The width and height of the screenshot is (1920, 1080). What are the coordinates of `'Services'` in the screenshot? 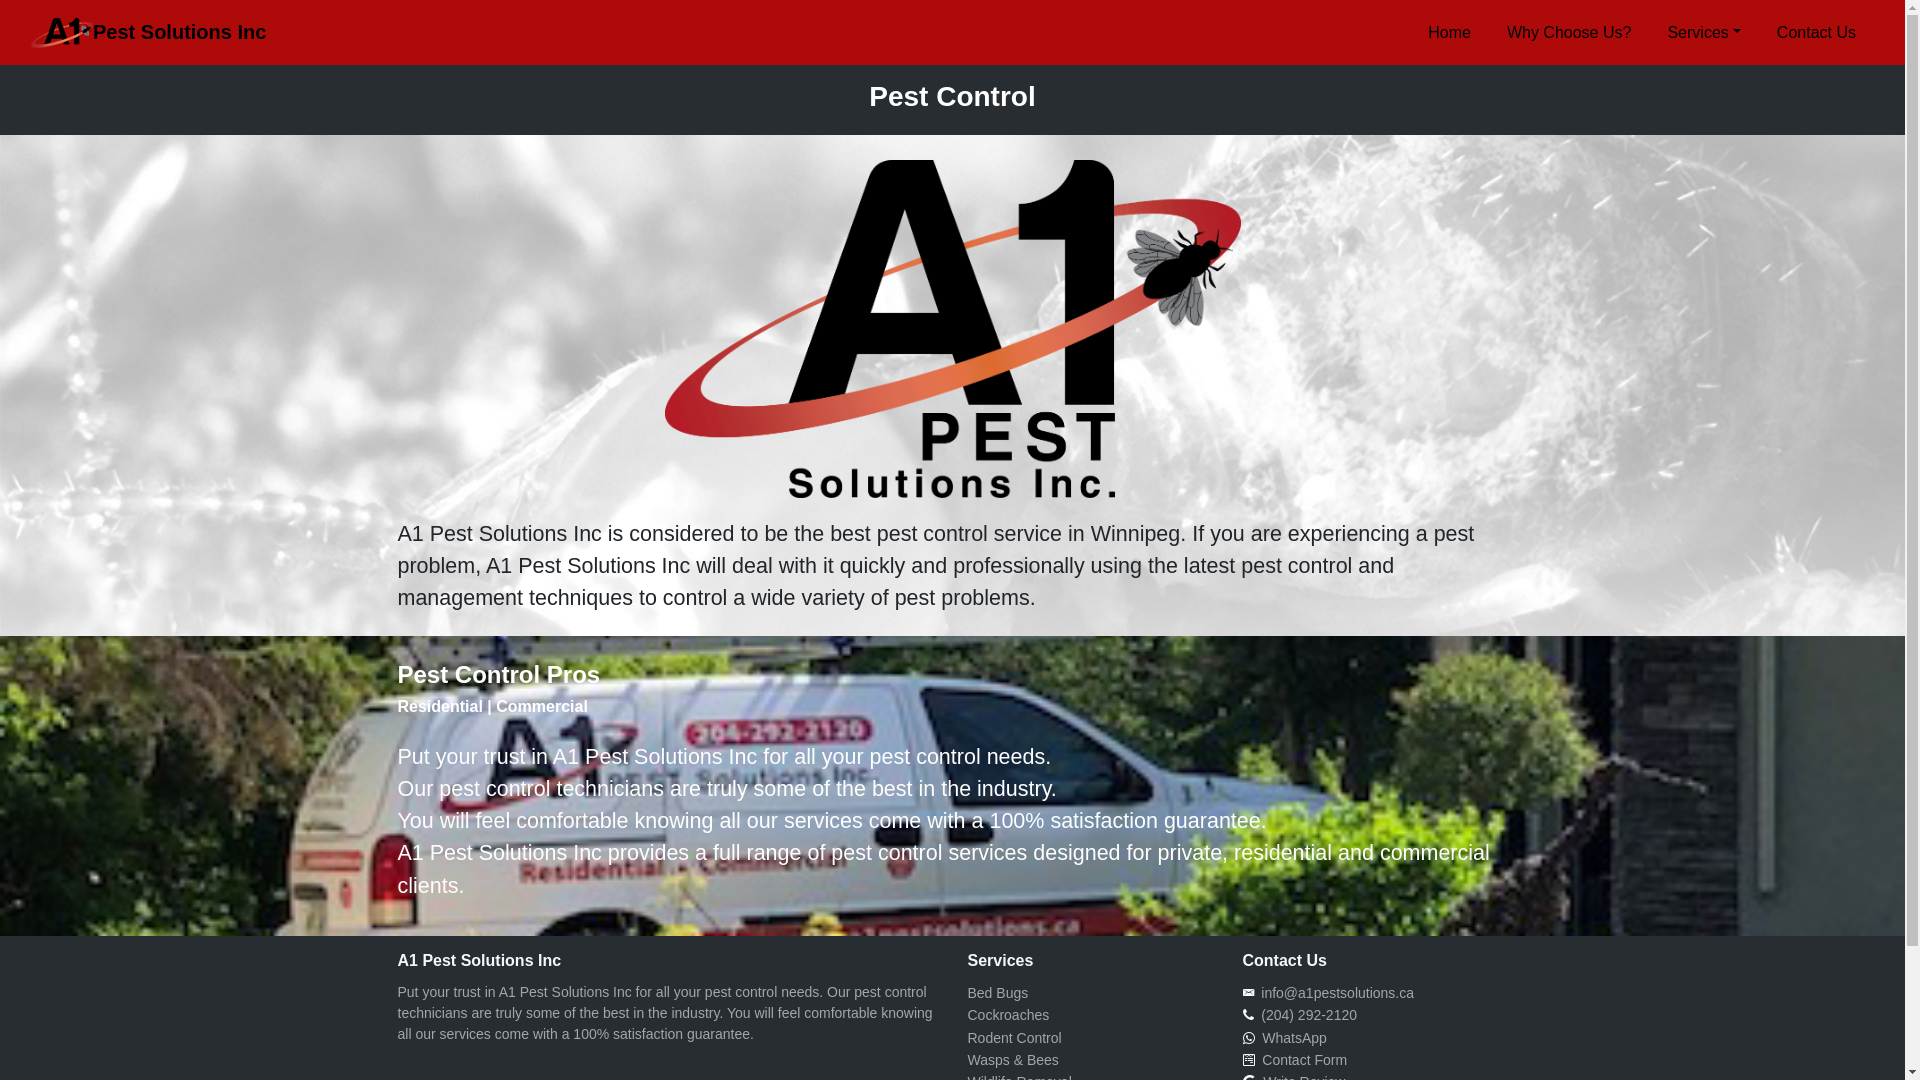 It's located at (1702, 31).